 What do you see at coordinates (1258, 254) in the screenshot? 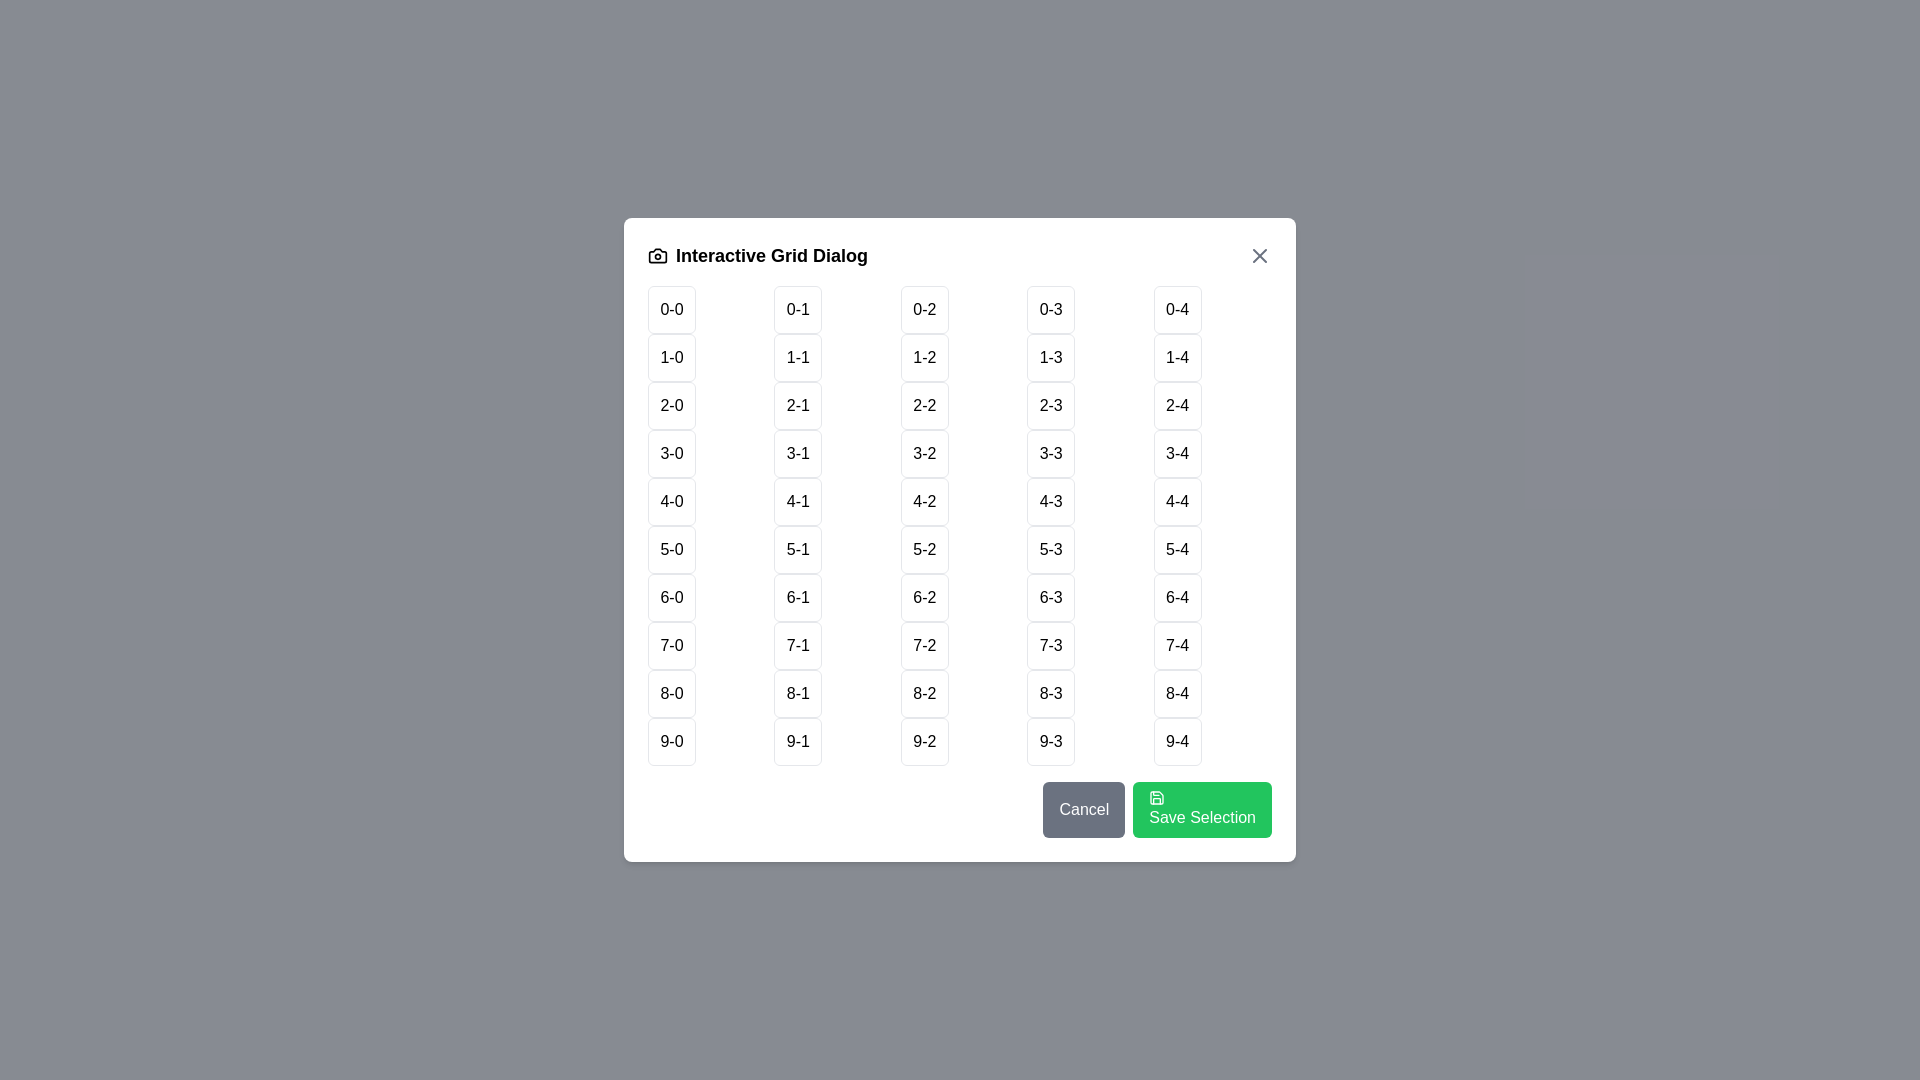
I see `the close button to dismiss the dialog` at bounding box center [1258, 254].